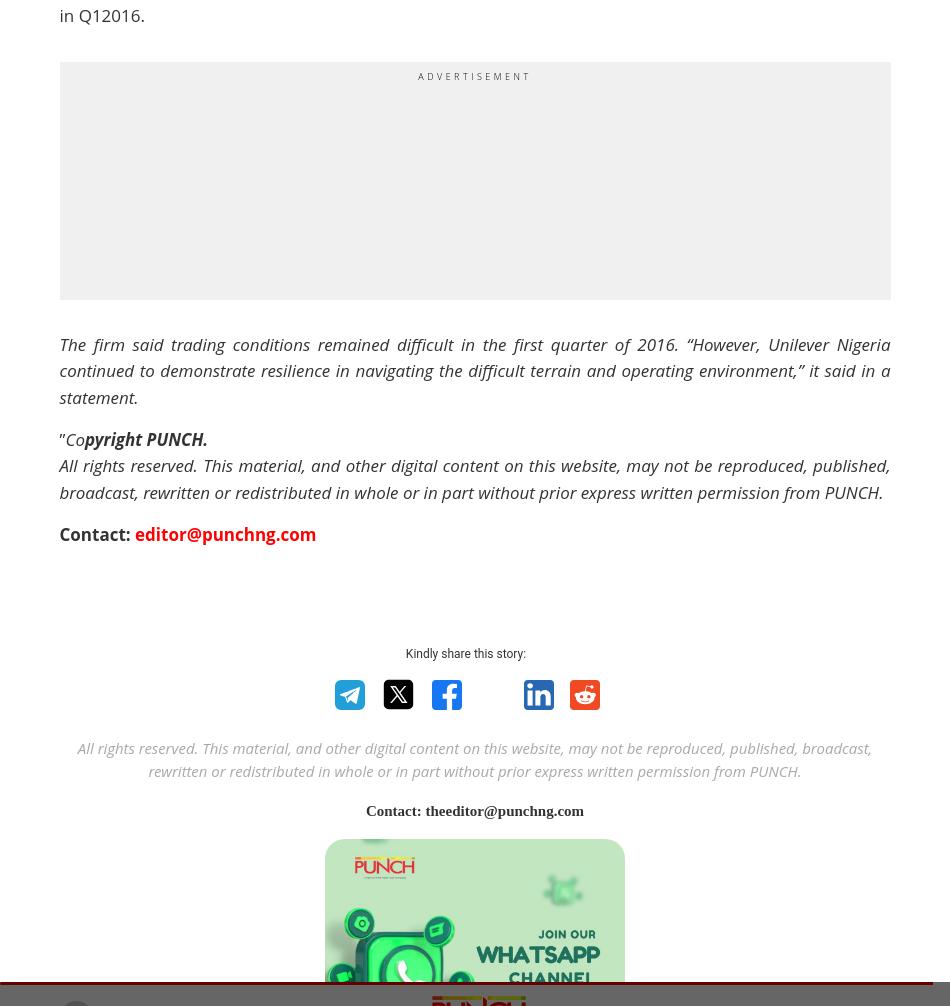 This screenshot has width=950, height=1006. Describe the element at coordinates (205, 463) in the screenshot. I see `'Auto Famous'` at that location.